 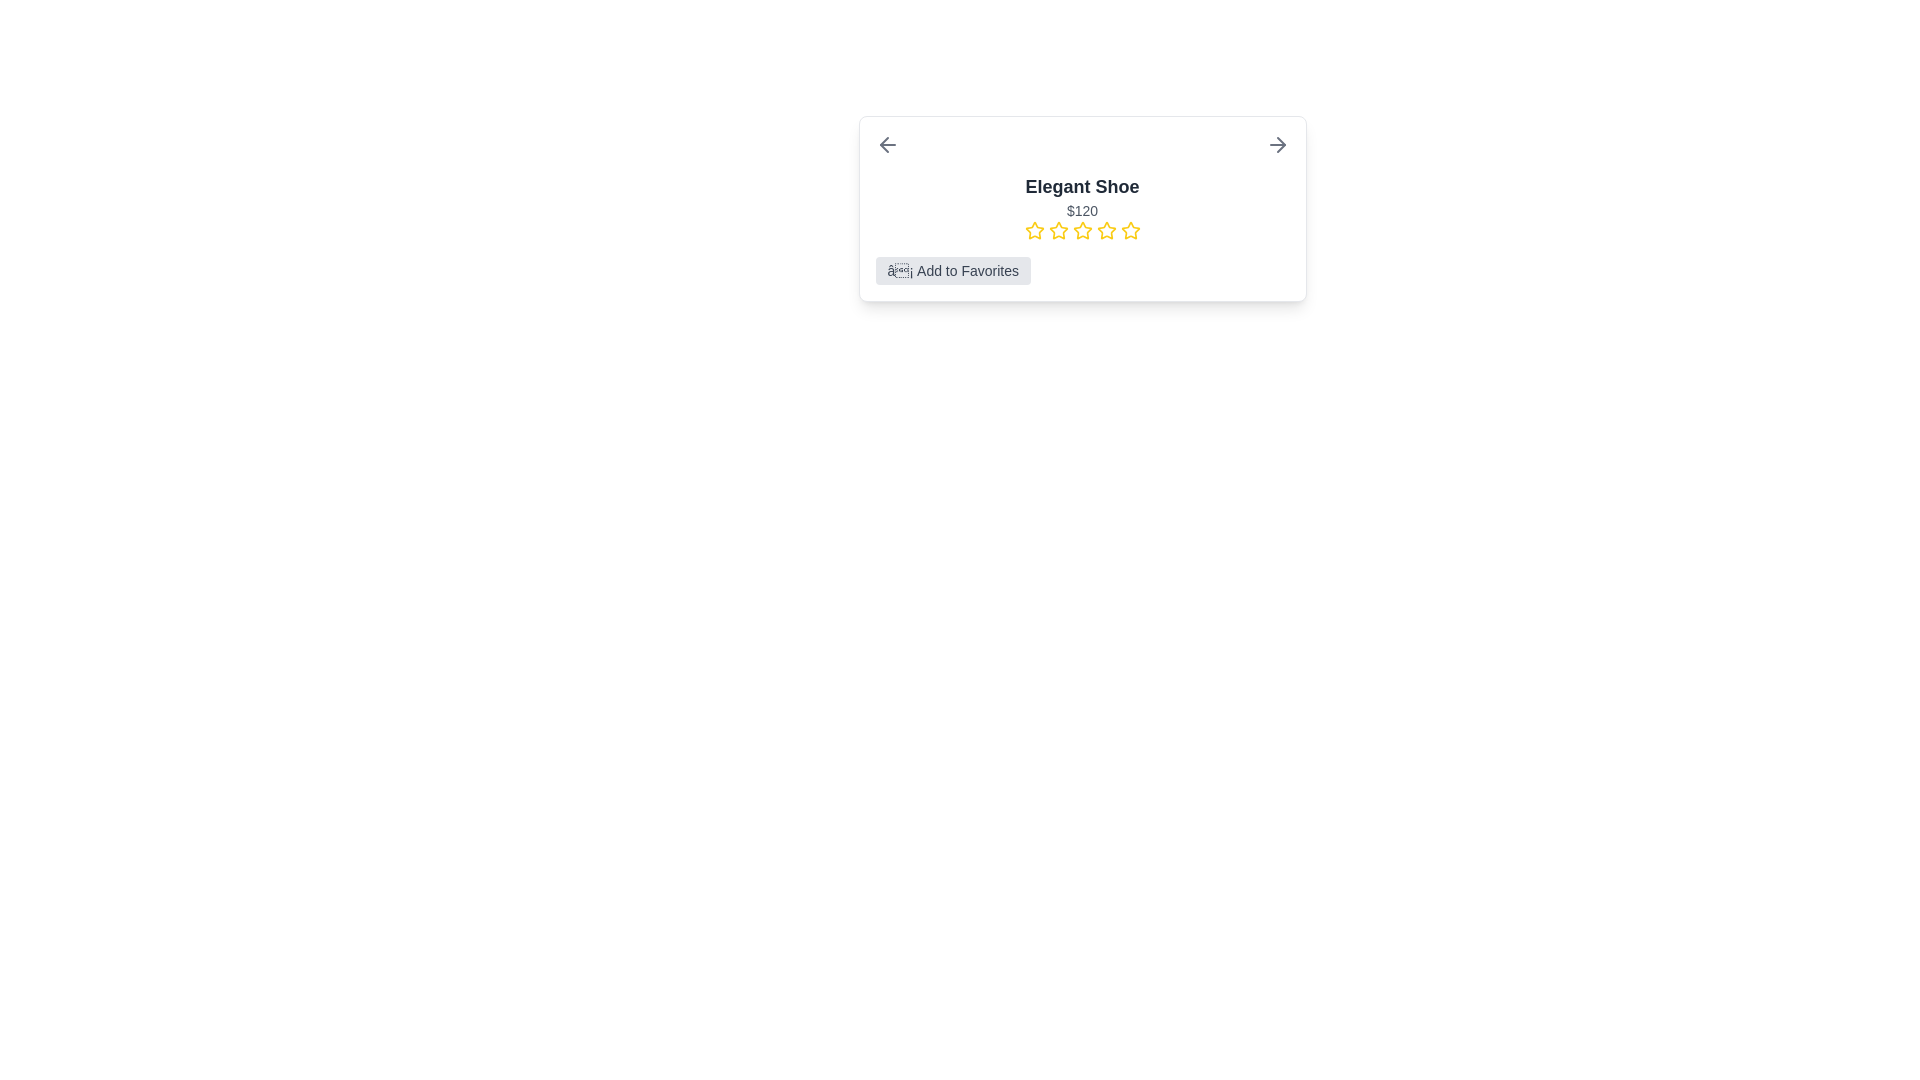 I want to click on the text label displaying '$120' in a smaller gray font, which is positioned below the title 'Elegant Shoe' and above the rating stars, so click(x=1081, y=211).